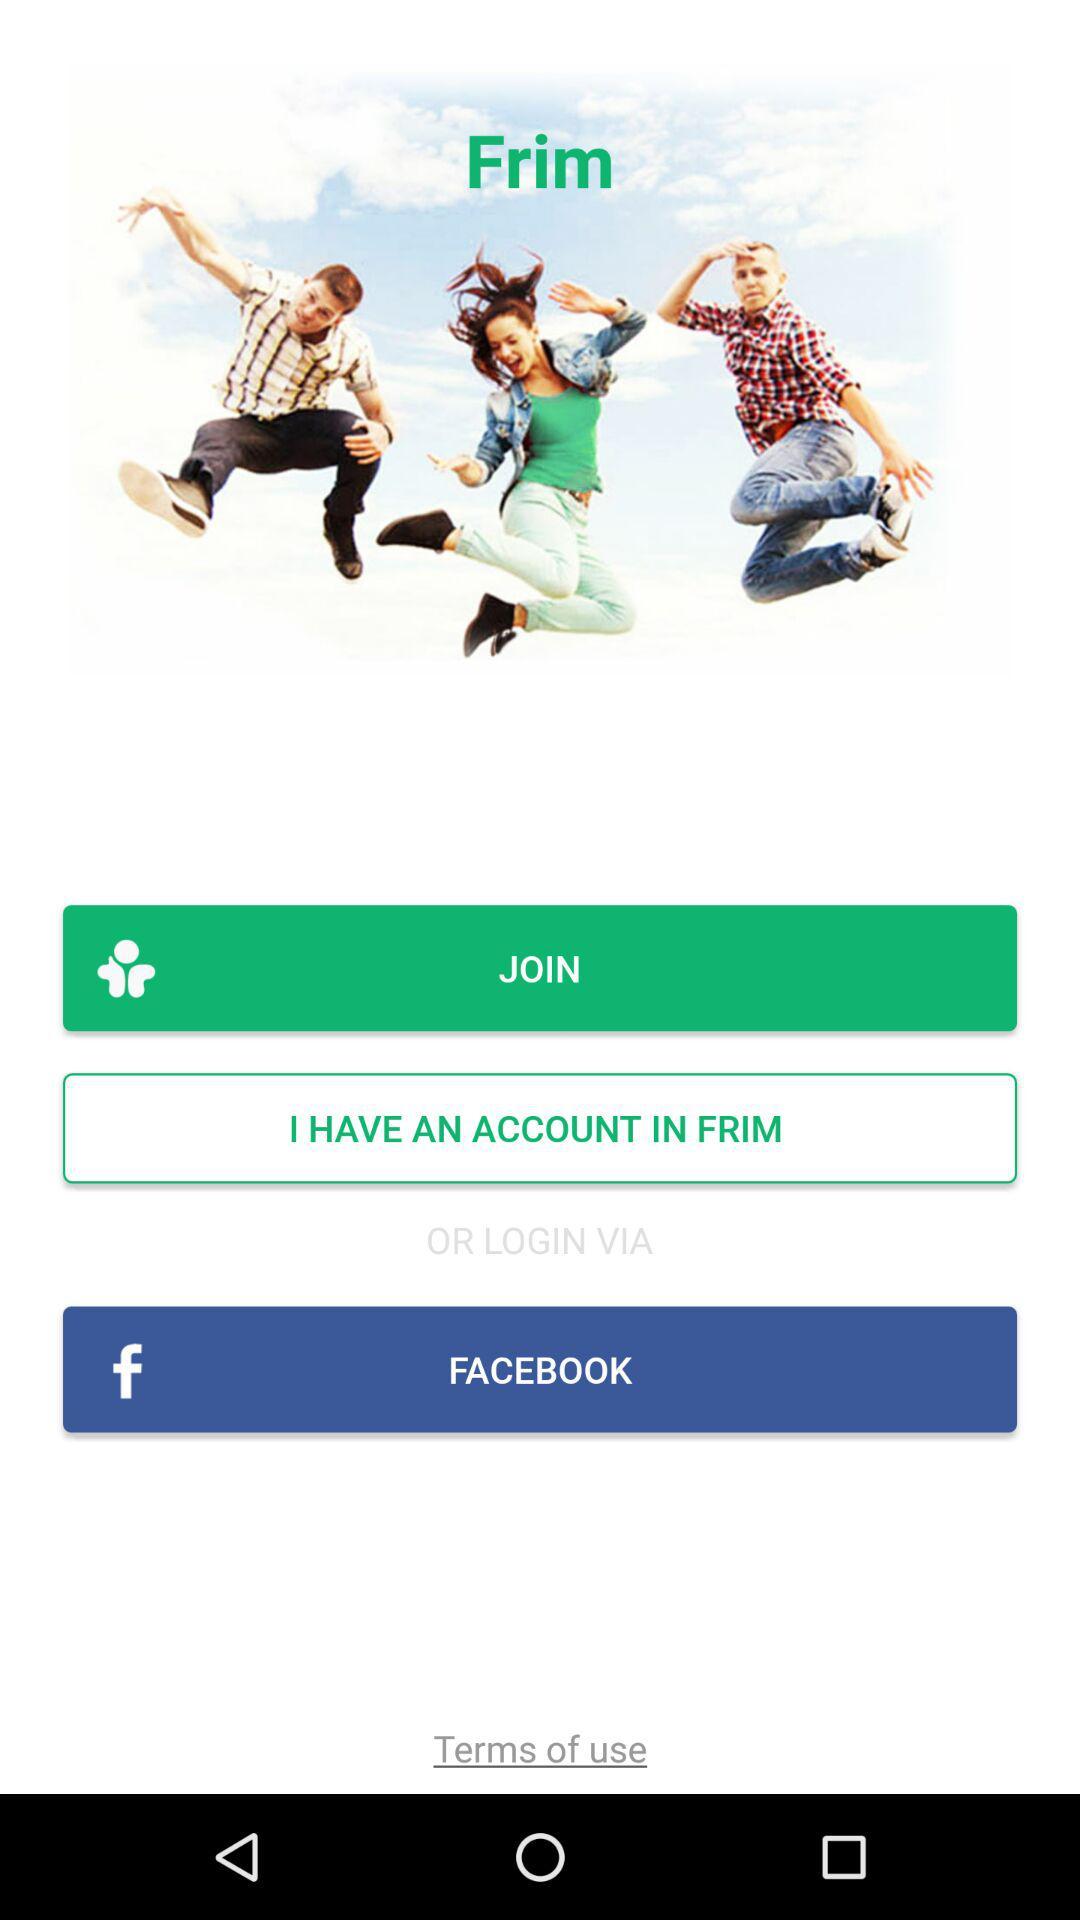 The image size is (1080, 1920). Describe the element at coordinates (540, 968) in the screenshot. I see `join` at that location.